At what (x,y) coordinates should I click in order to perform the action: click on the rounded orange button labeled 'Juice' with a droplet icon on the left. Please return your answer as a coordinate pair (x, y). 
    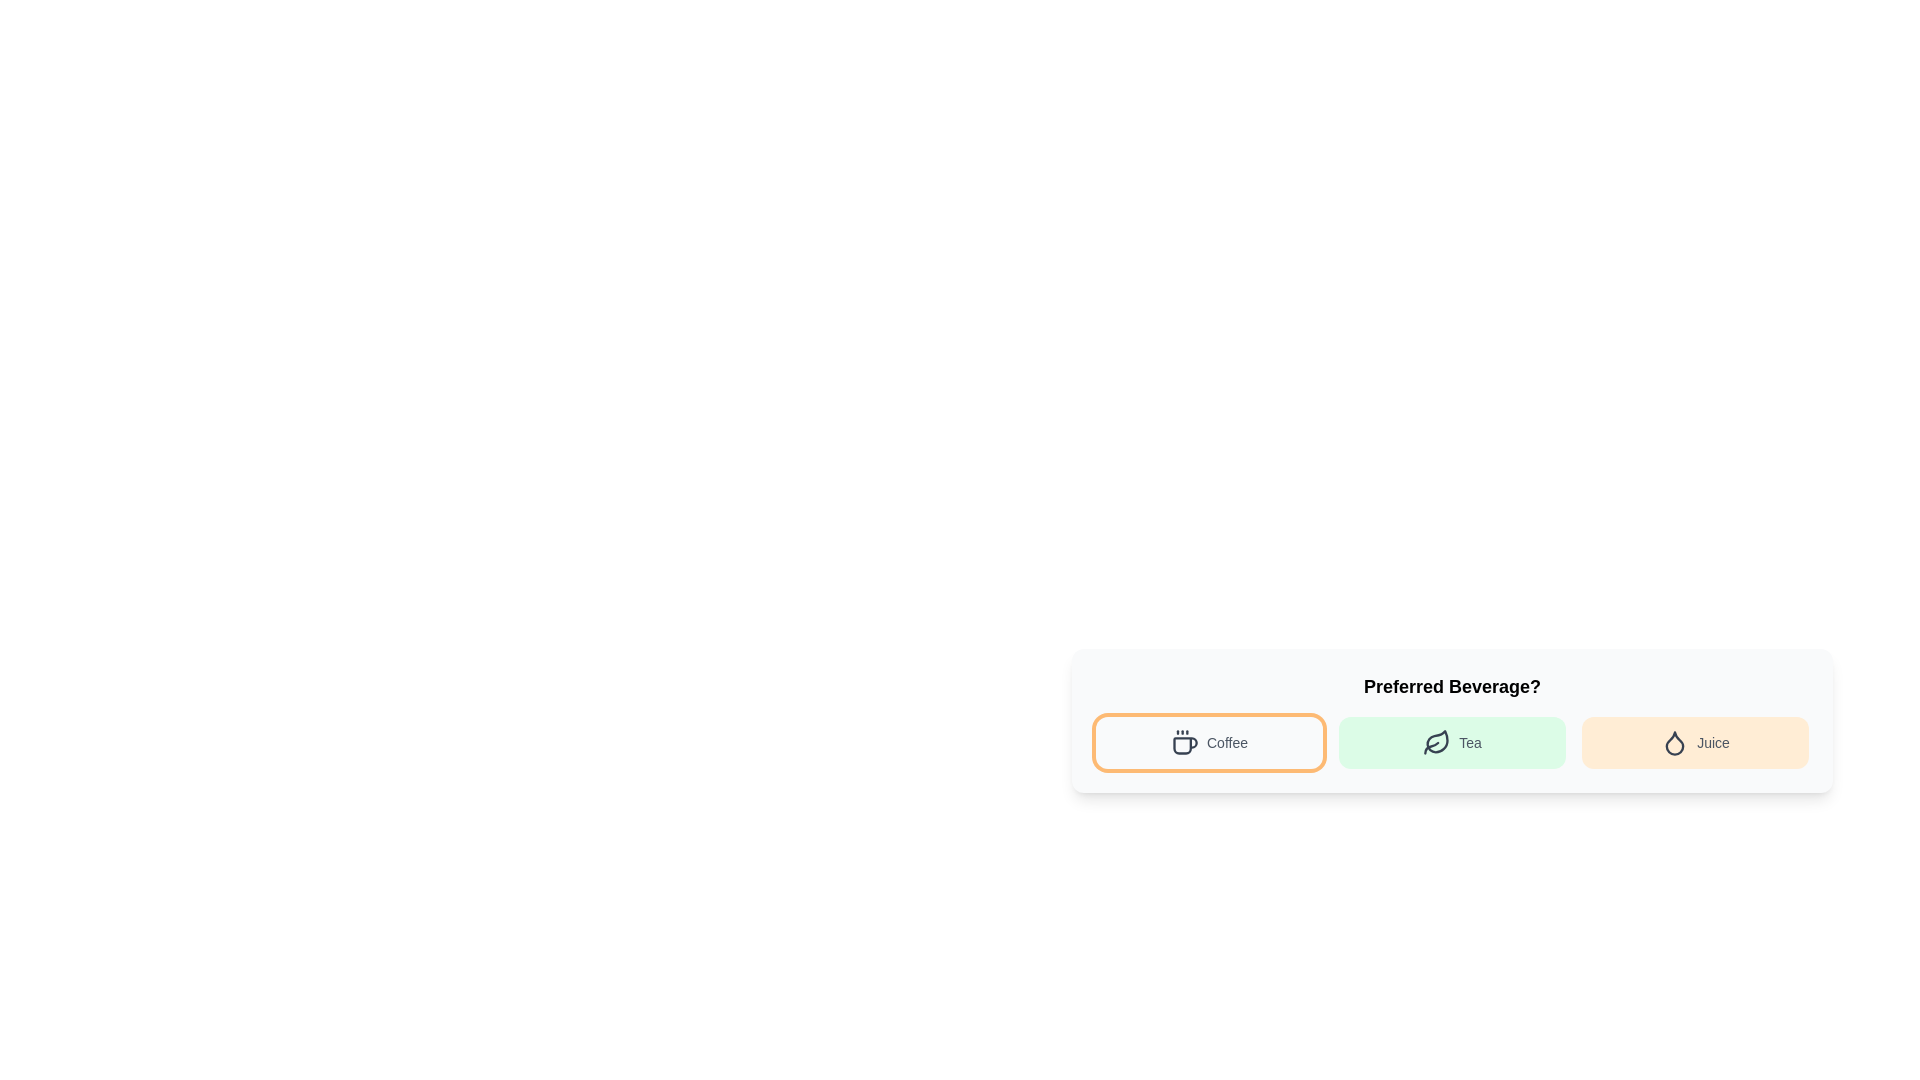
    Looking at the image, I should click on (1694, 743).